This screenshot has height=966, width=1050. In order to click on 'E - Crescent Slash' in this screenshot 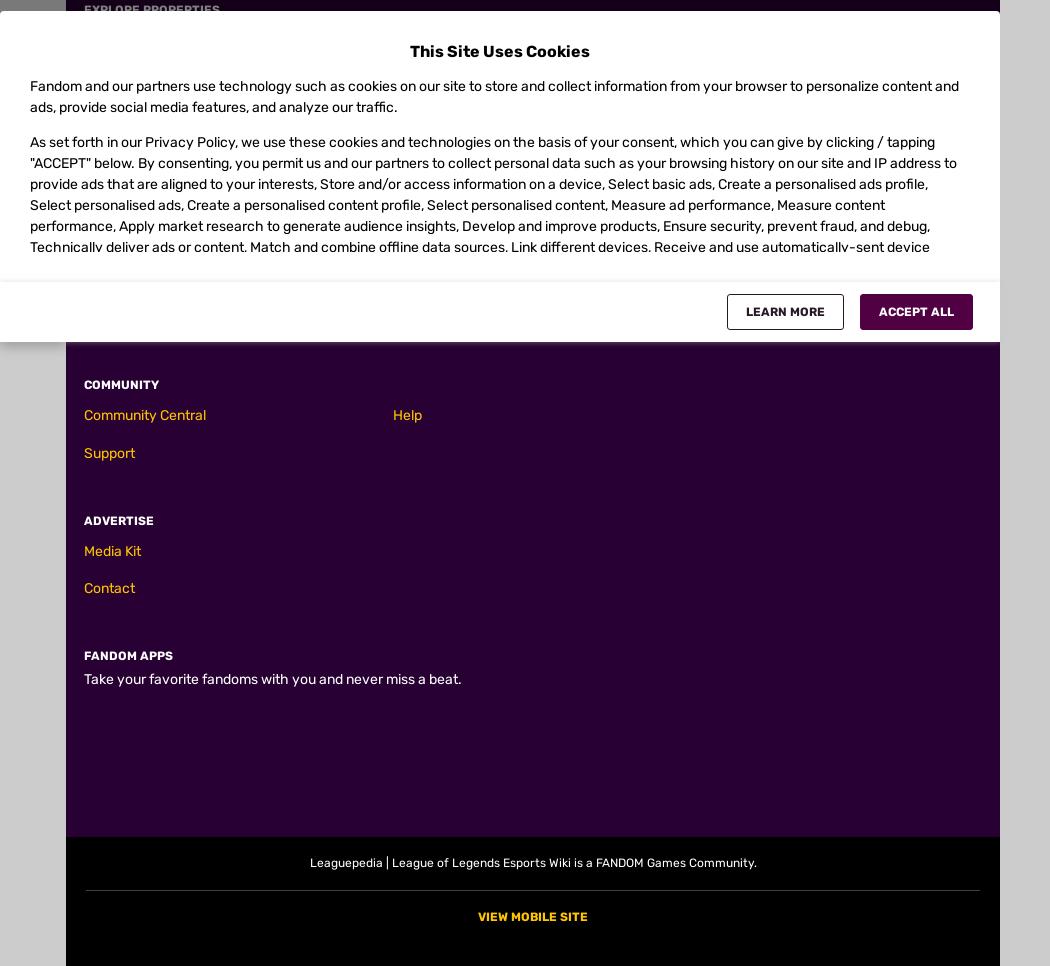, I will do `click(226, 595)`.